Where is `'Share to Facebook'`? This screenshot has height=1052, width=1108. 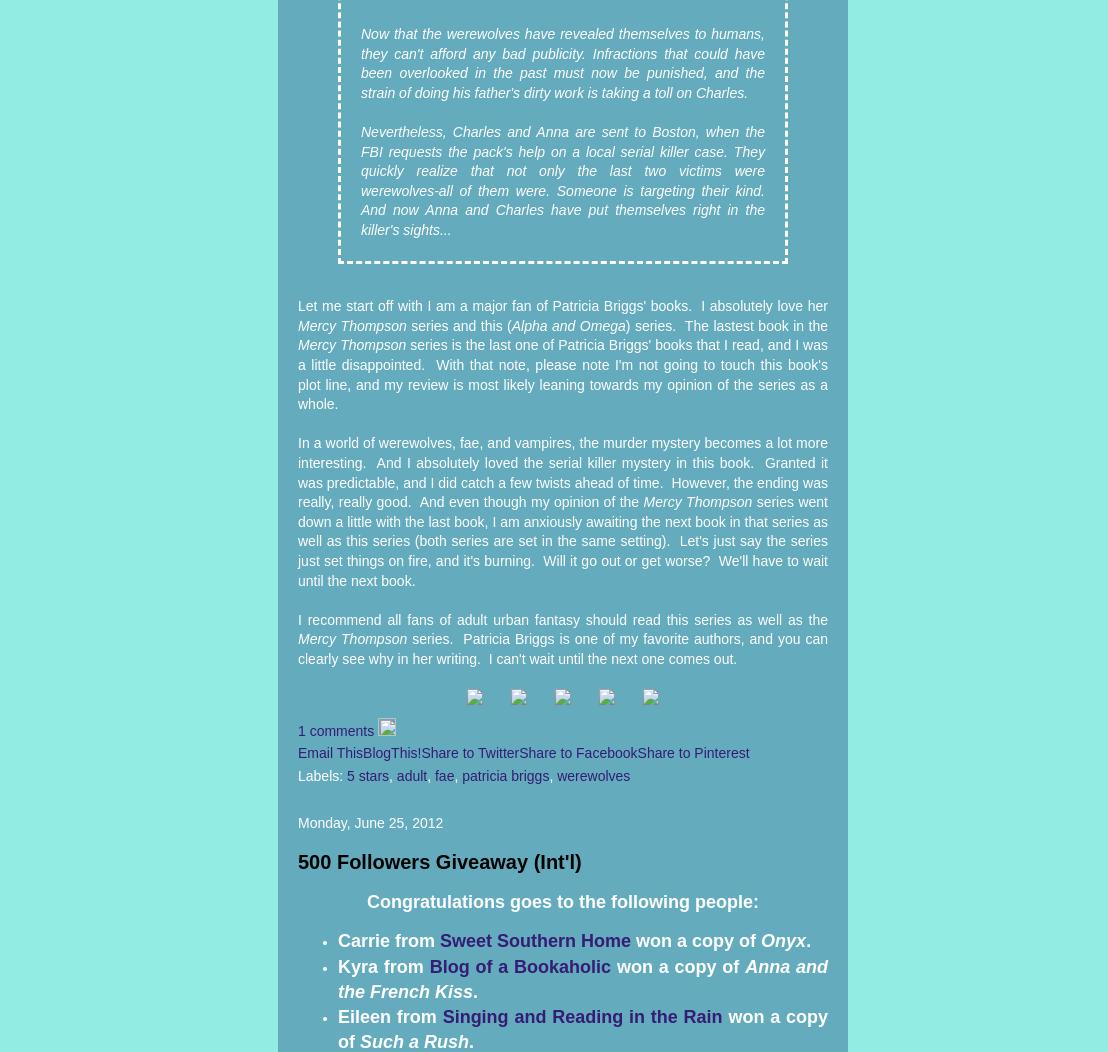
'Share to Facebook' is located at coordinates (578, 752).